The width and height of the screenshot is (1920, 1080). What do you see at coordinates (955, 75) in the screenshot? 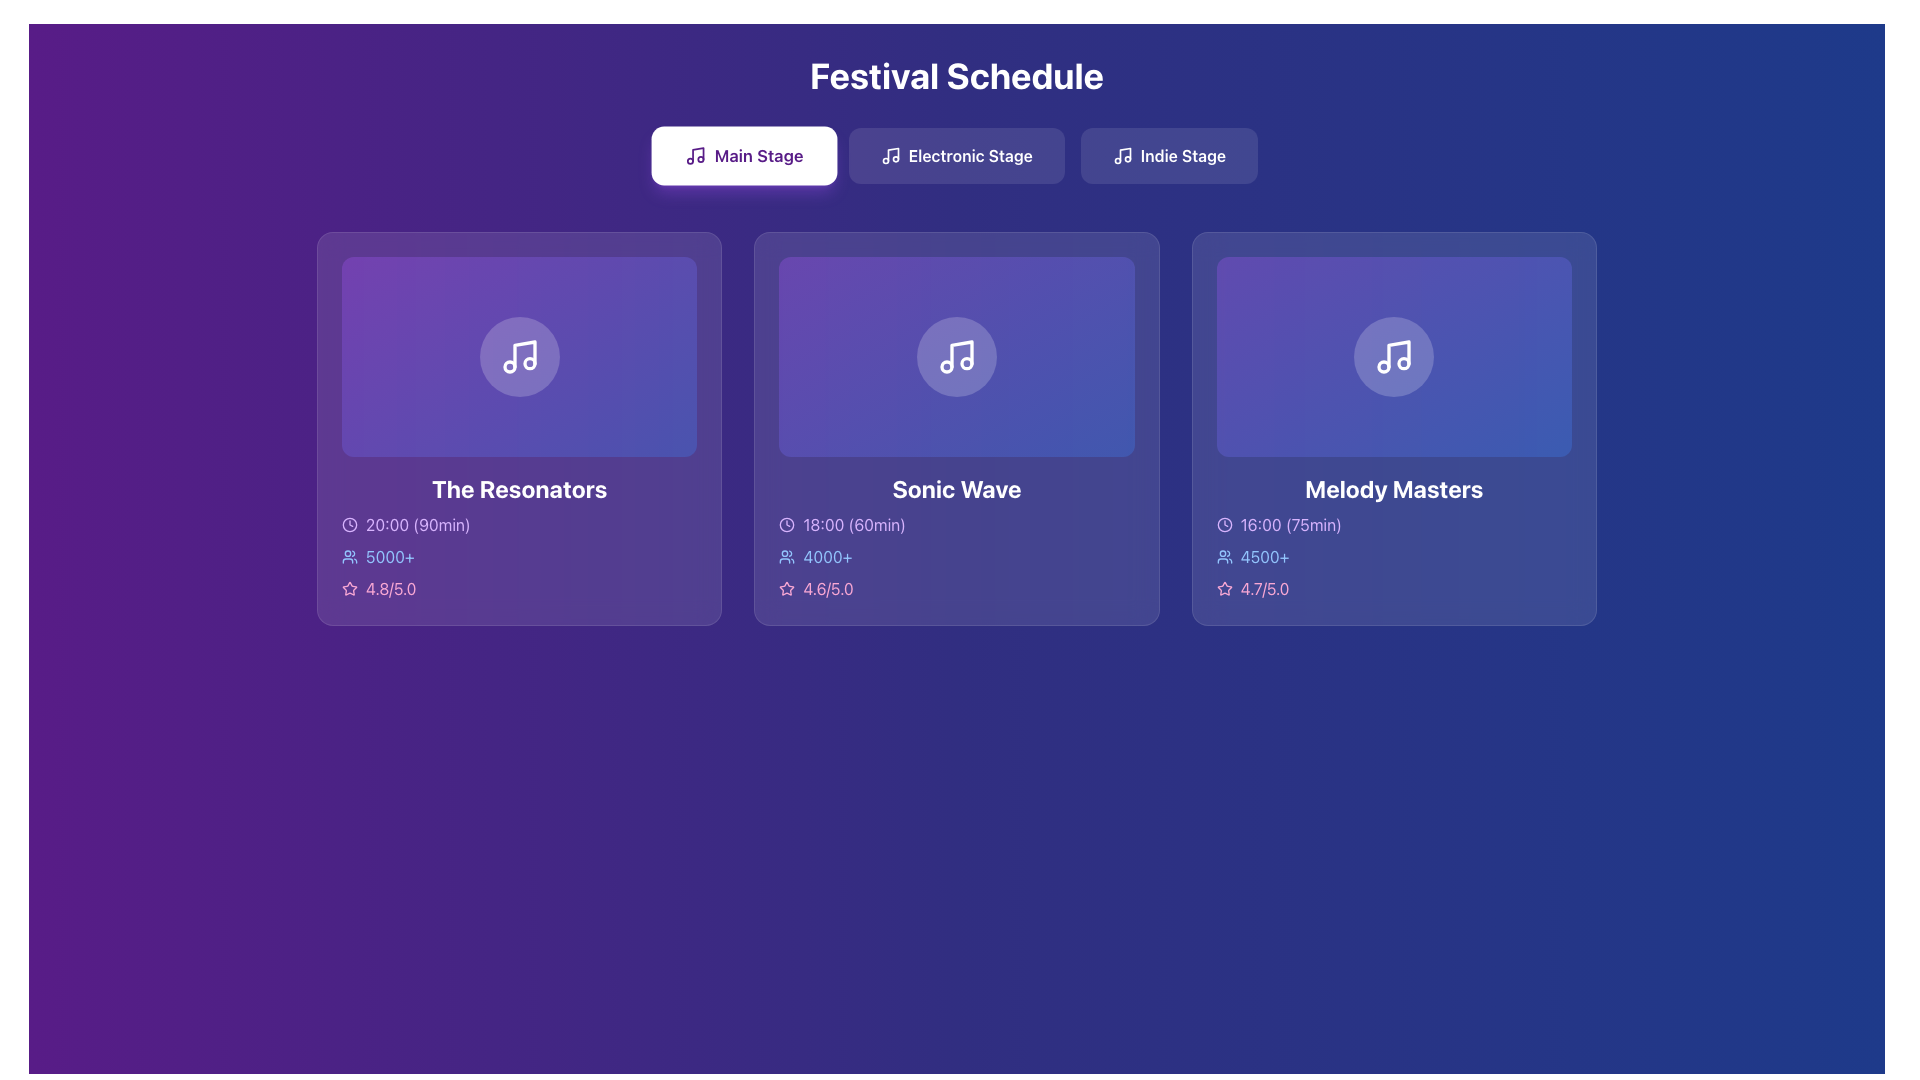
I see `the header located at the top center of the interface, which informs users of the page's purpose or theme` at bounding box center [955, 75].